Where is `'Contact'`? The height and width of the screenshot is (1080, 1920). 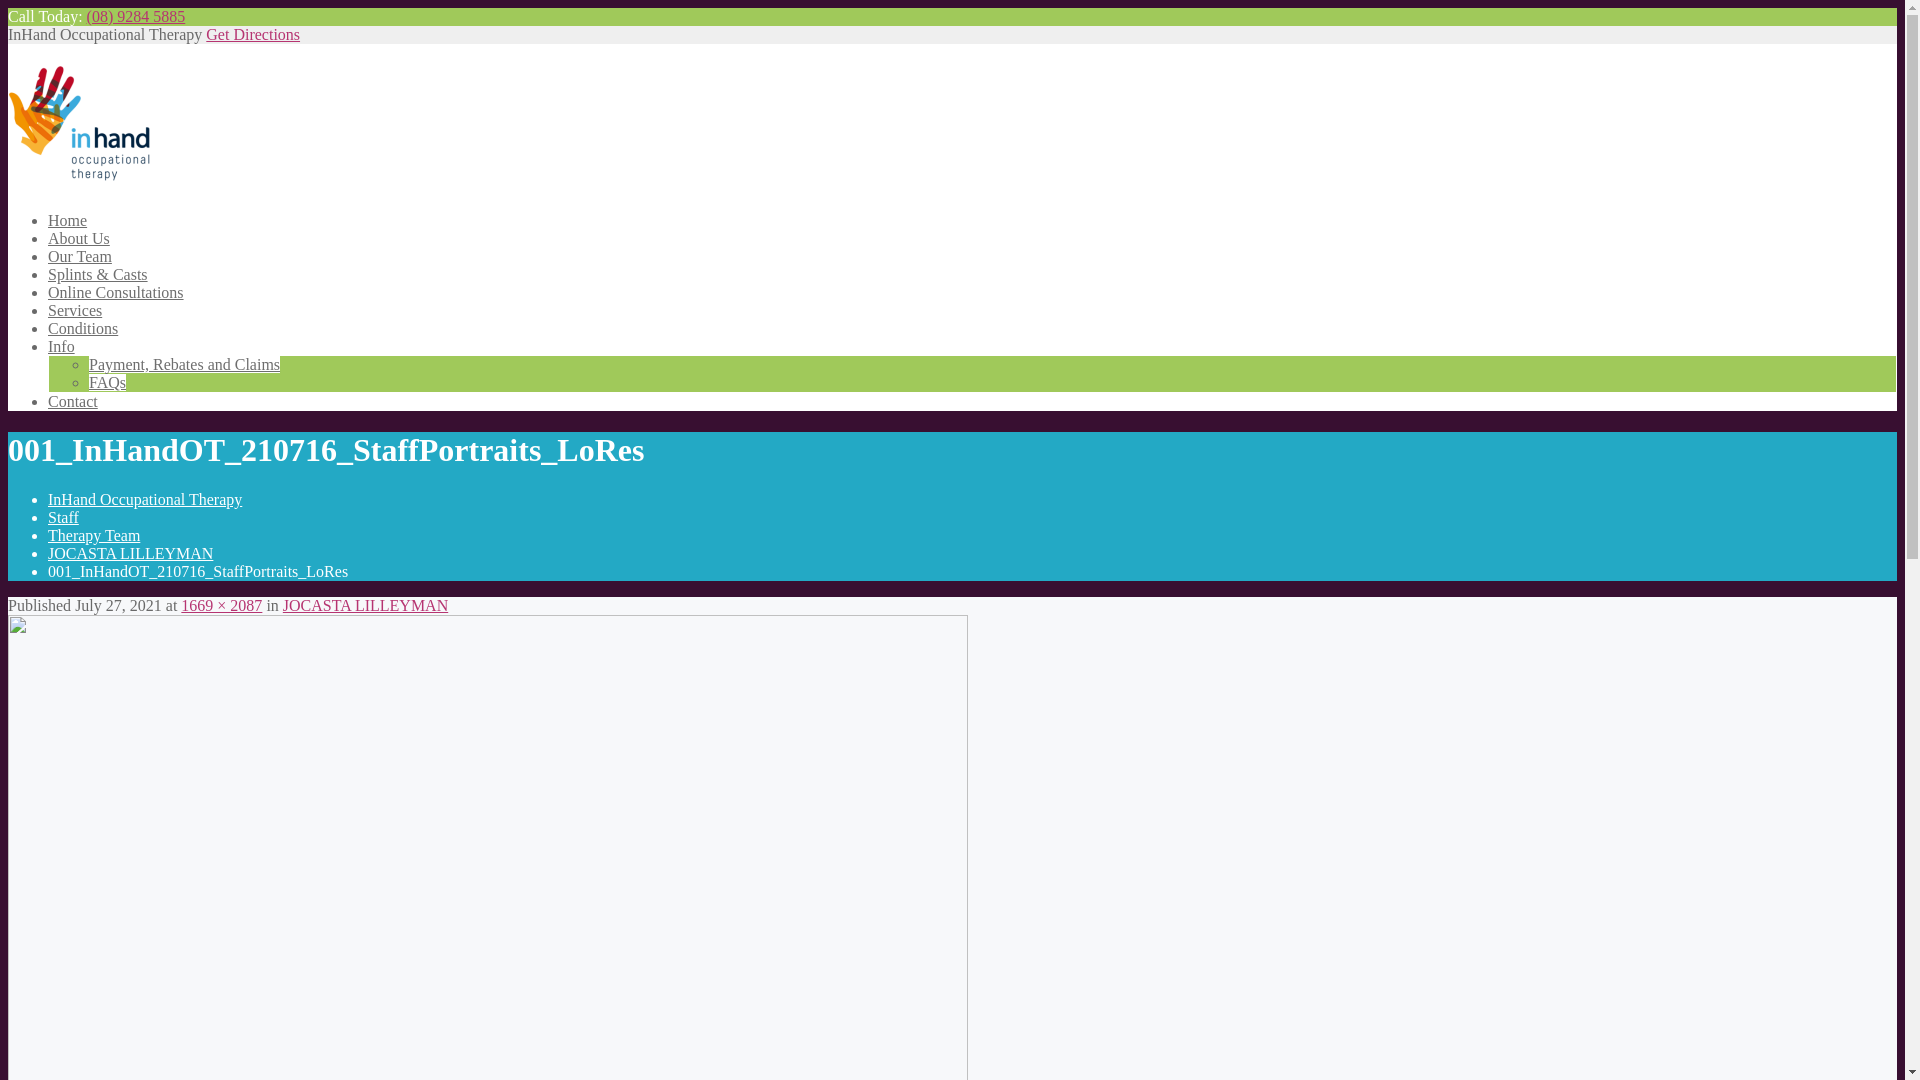
'Contact' is located at coordinates (72, 401).